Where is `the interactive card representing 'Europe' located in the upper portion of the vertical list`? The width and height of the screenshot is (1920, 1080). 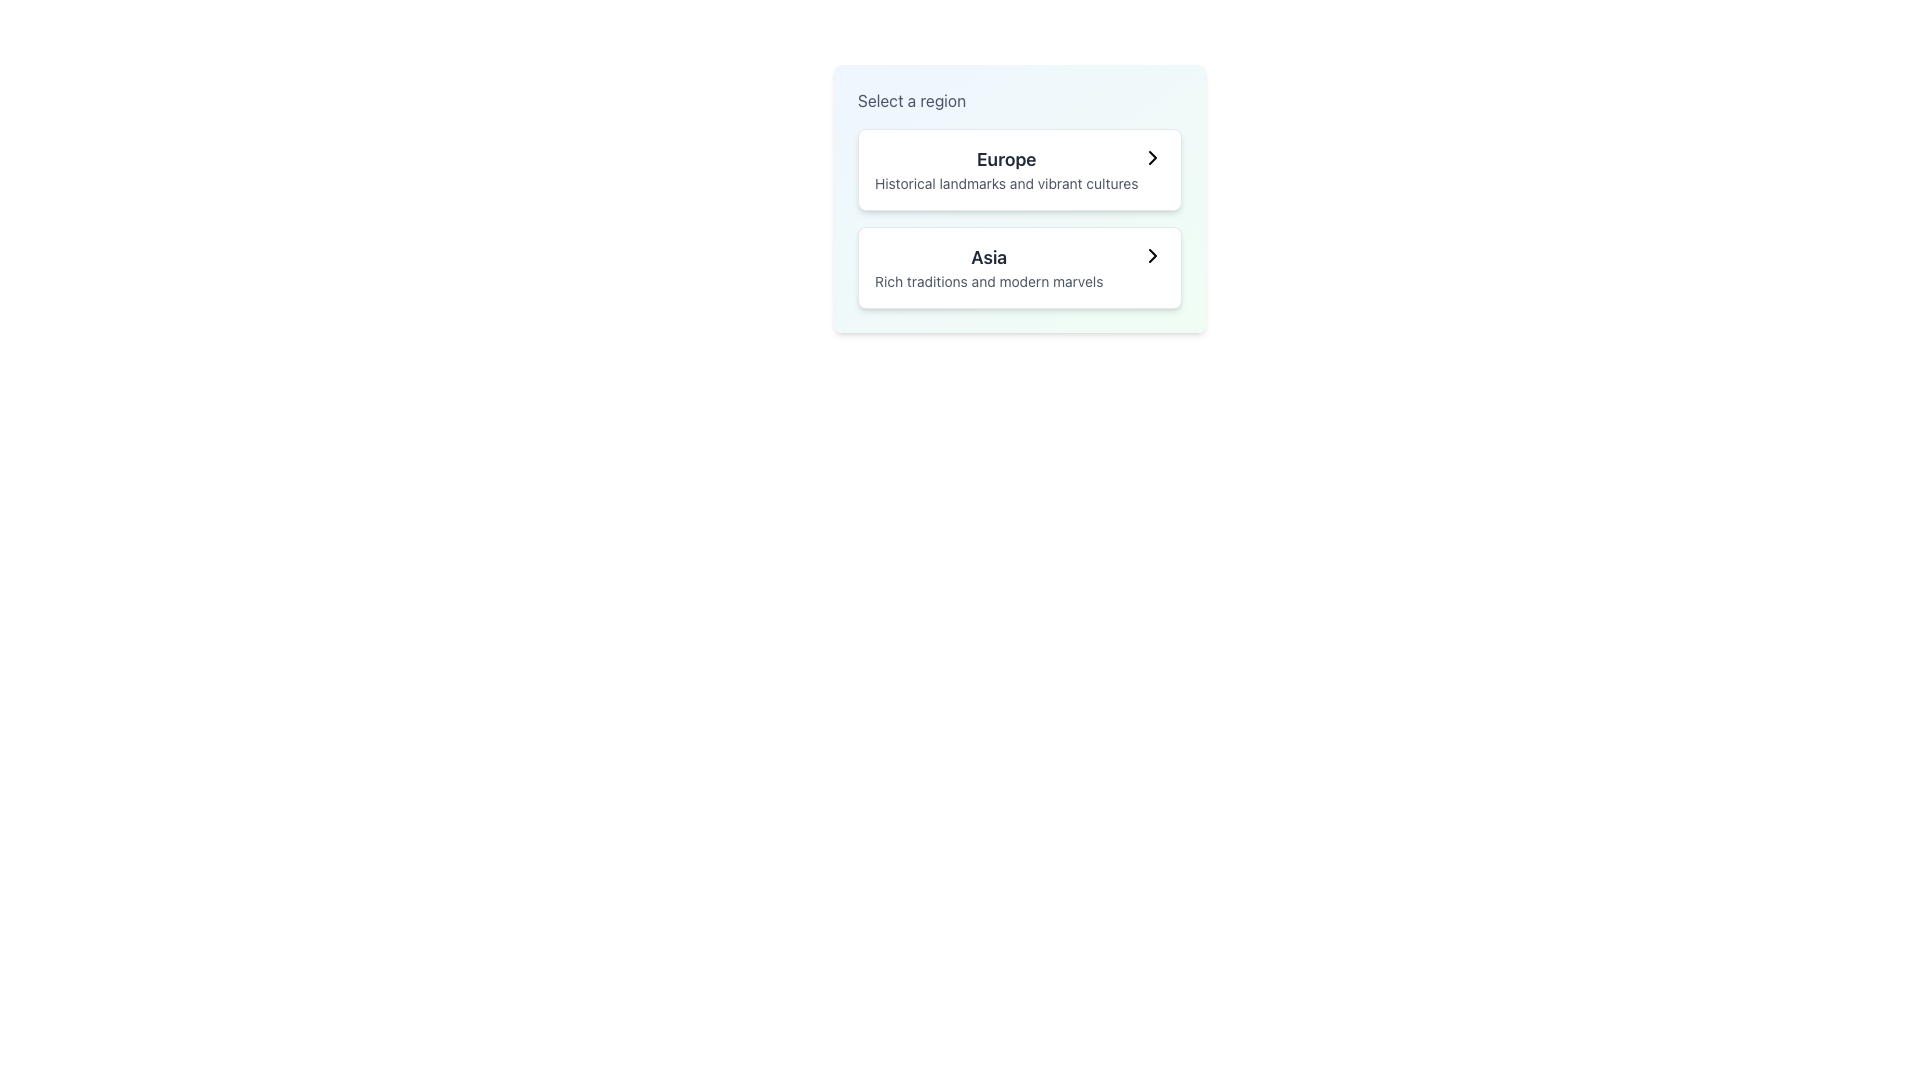
the interactive card representing 'Europe' located in the upper portion of the vertical list is located at coordinates (1019, 168).